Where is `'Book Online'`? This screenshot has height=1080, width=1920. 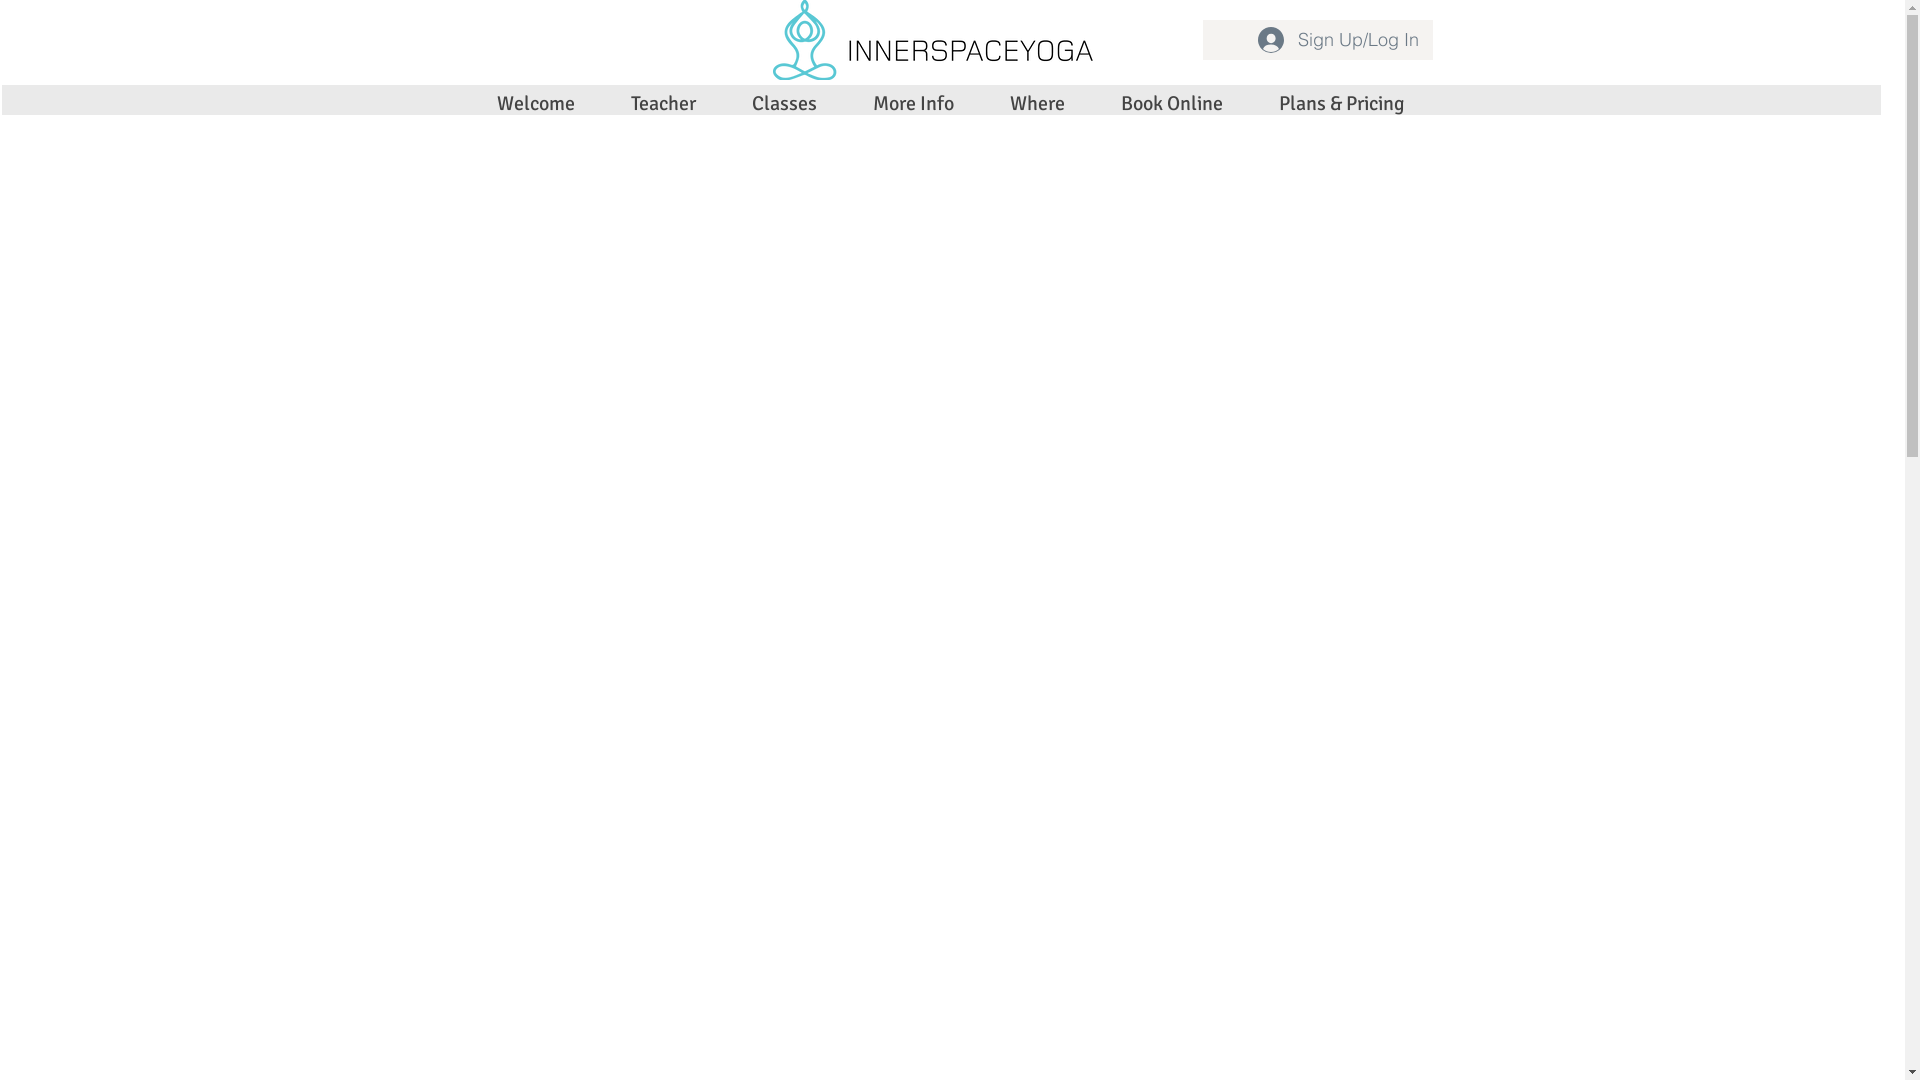 'Book Online' is located at coordinates (1171, 104).